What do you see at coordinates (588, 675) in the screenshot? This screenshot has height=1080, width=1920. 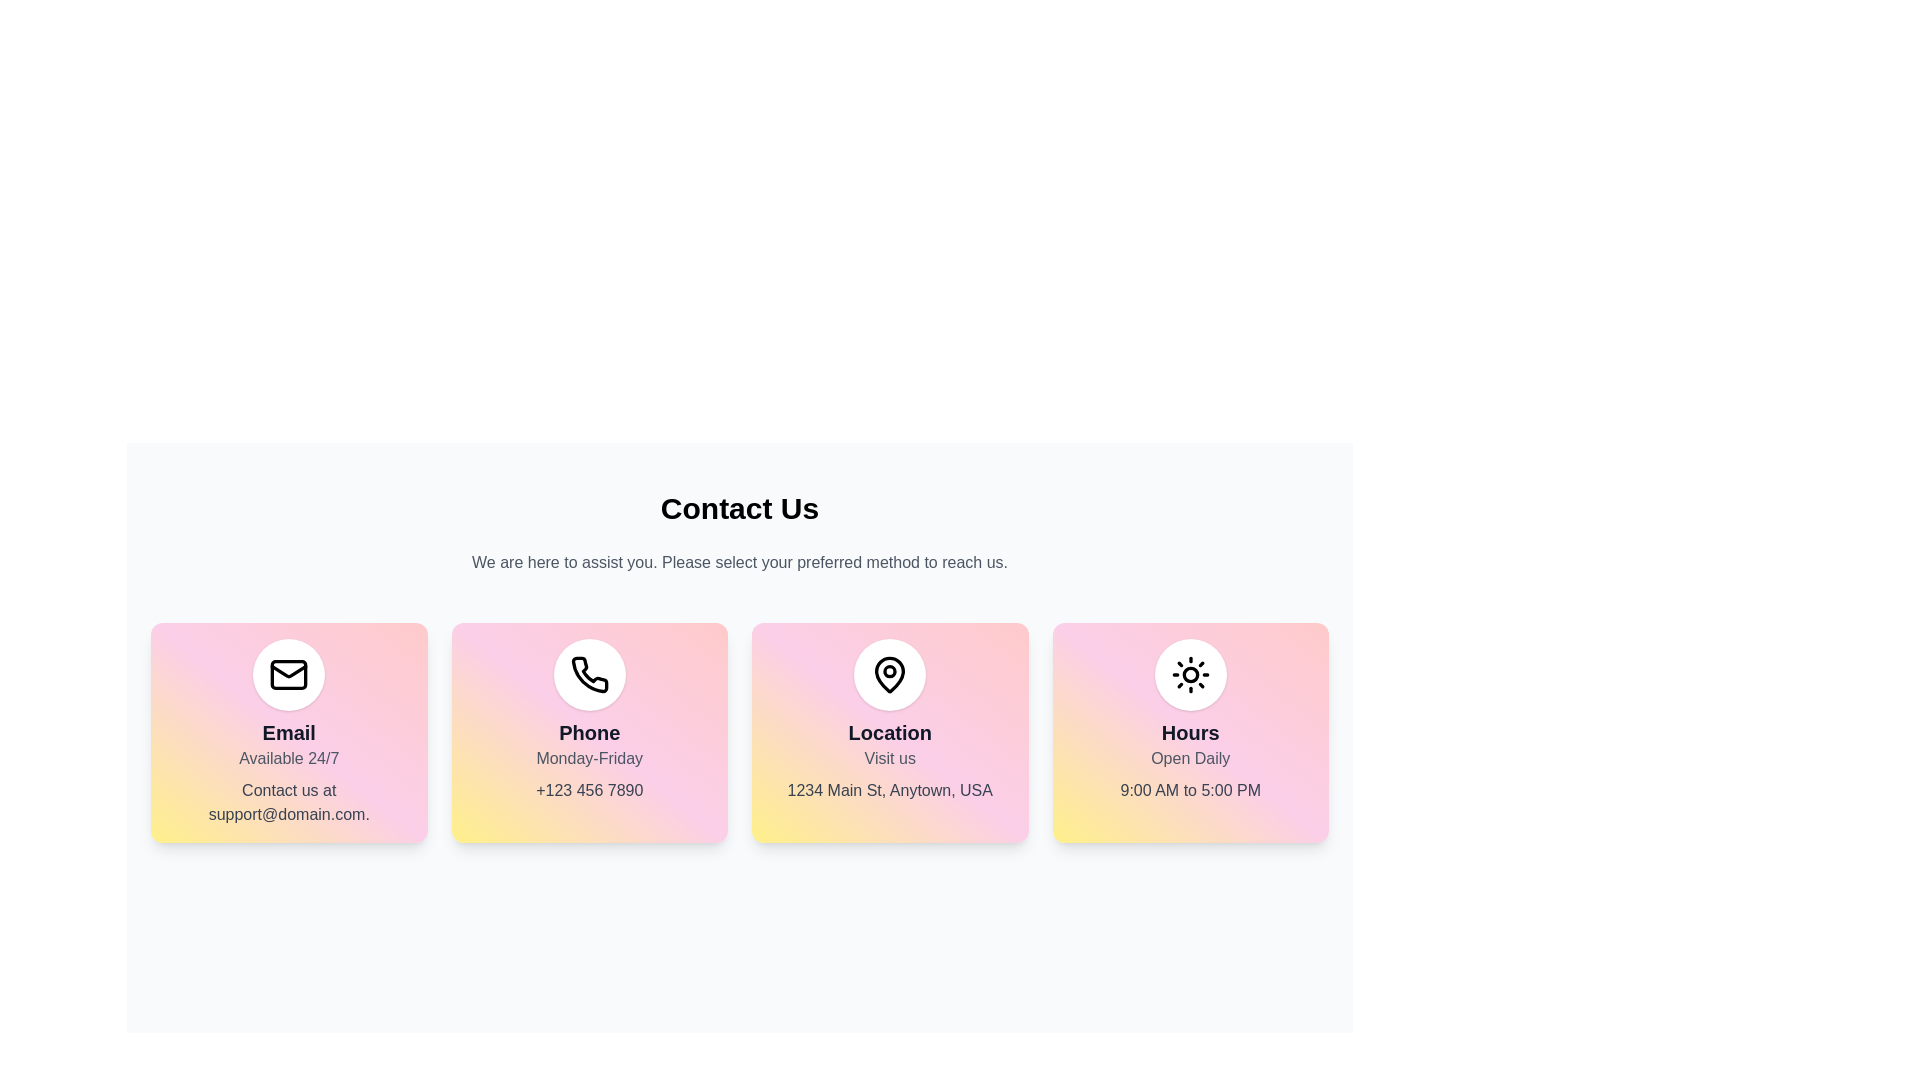 I see `the phone contact information icon located at the top center of the 'Phone' card, which is the second card in a horizontal row of four cards labeled 'Email', 'Phone', and 'Location'` at bounding box center [588, 675].